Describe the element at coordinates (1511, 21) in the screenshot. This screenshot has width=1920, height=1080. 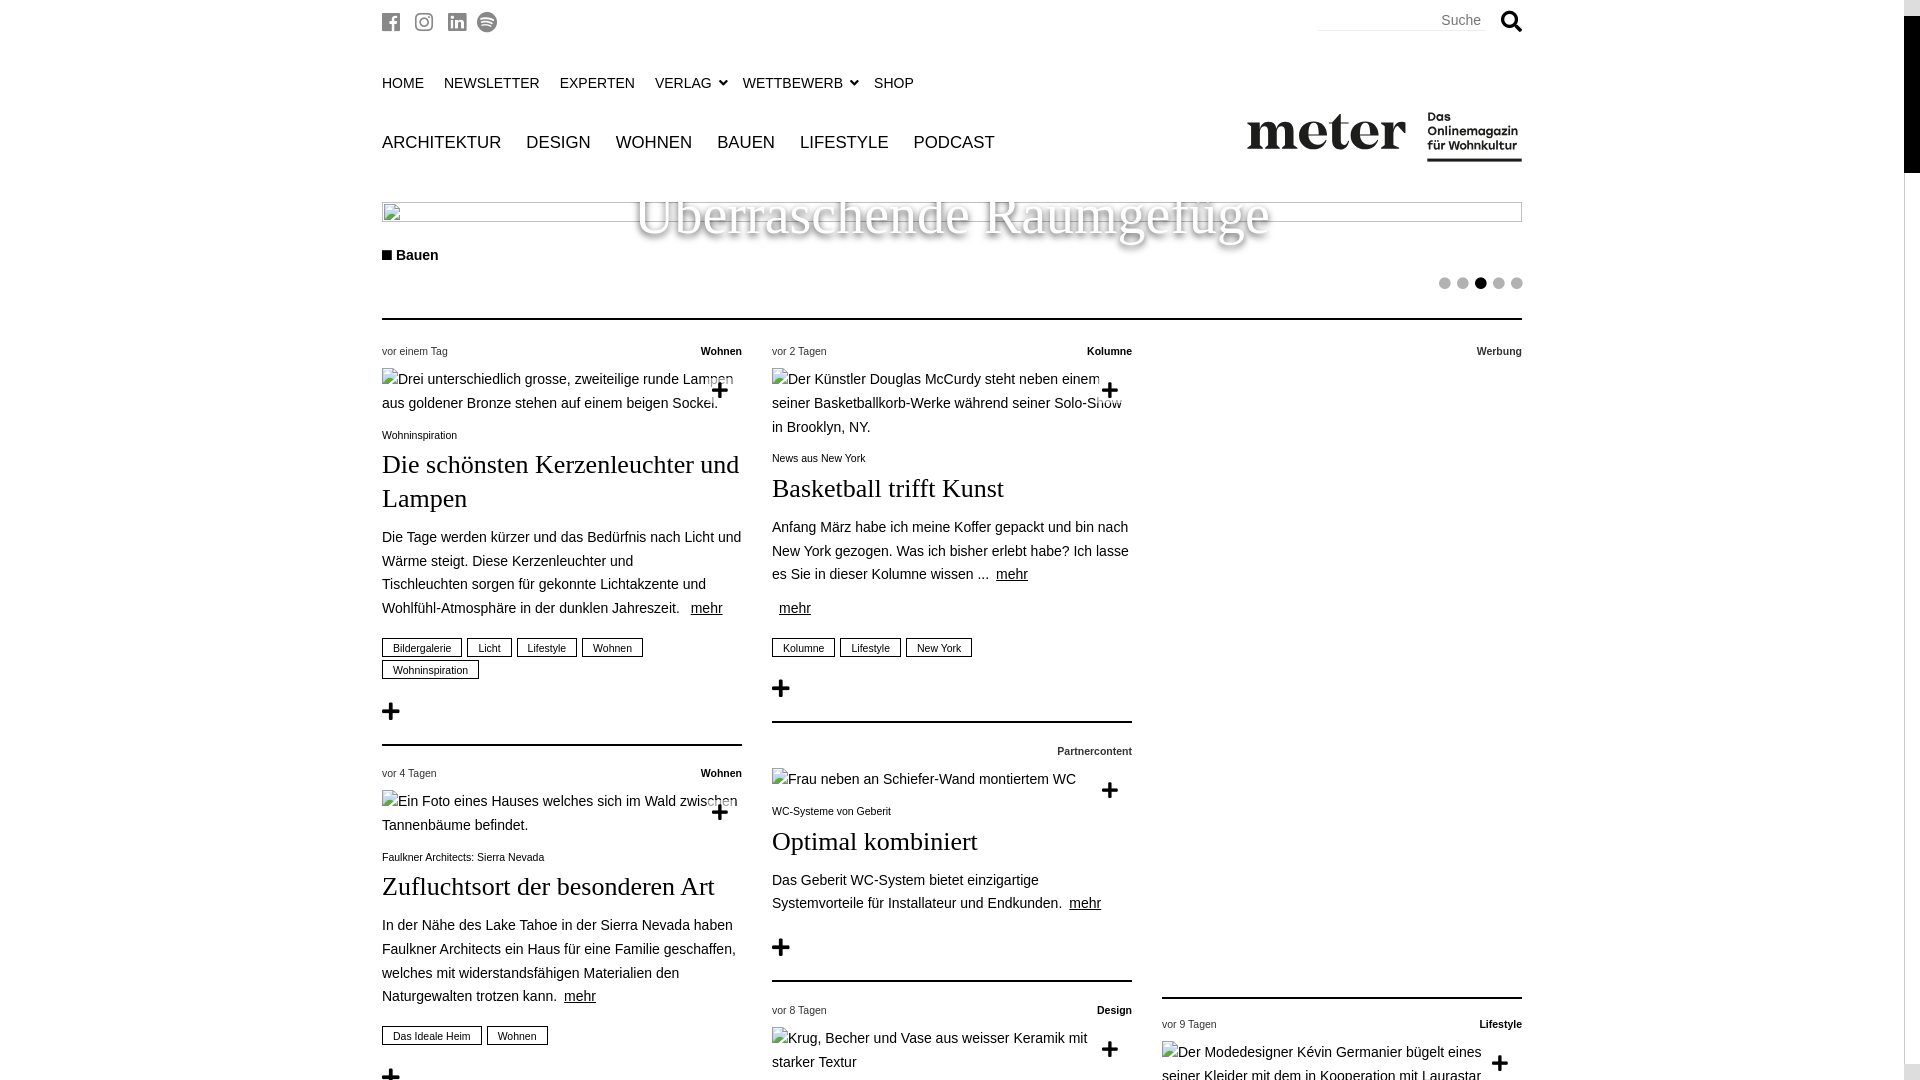
I see `'Suchen'` at that location.